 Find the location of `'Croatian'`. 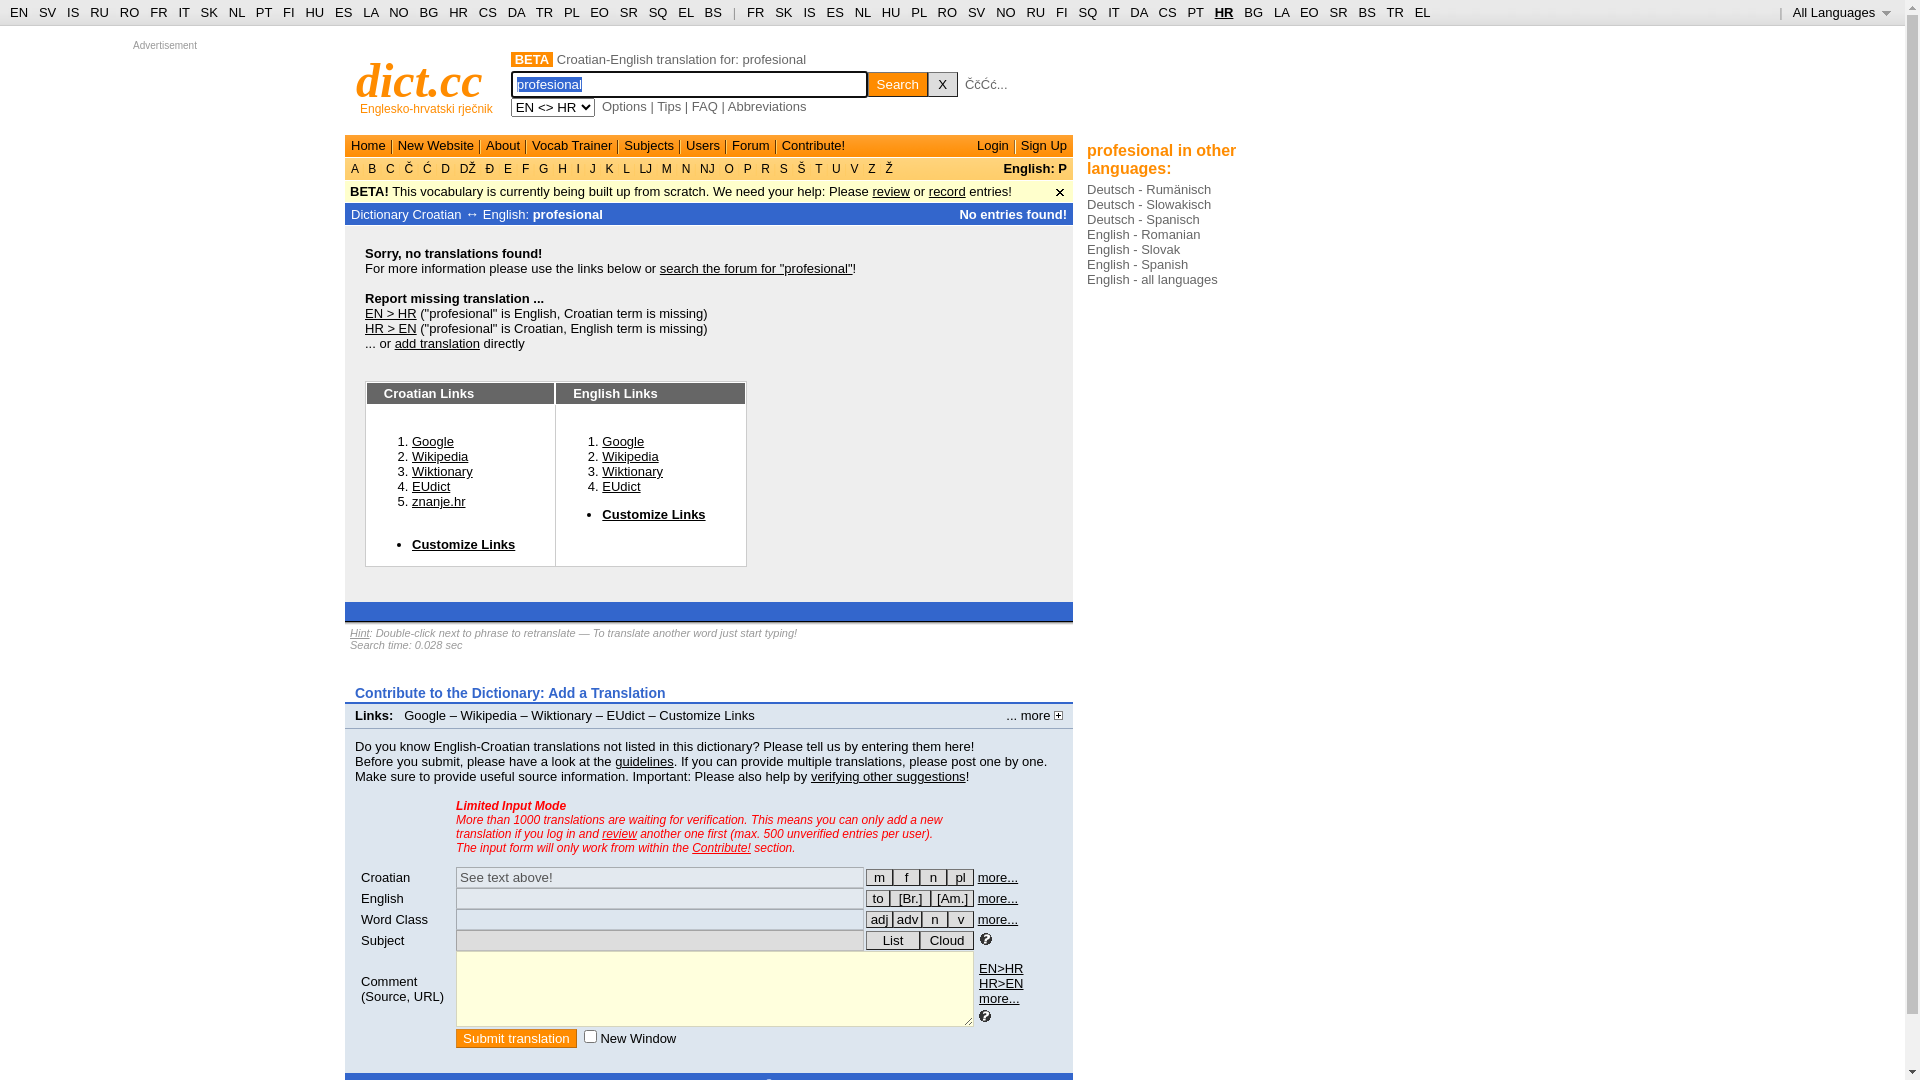

'Croatian' is located at coordinates (385, 876).